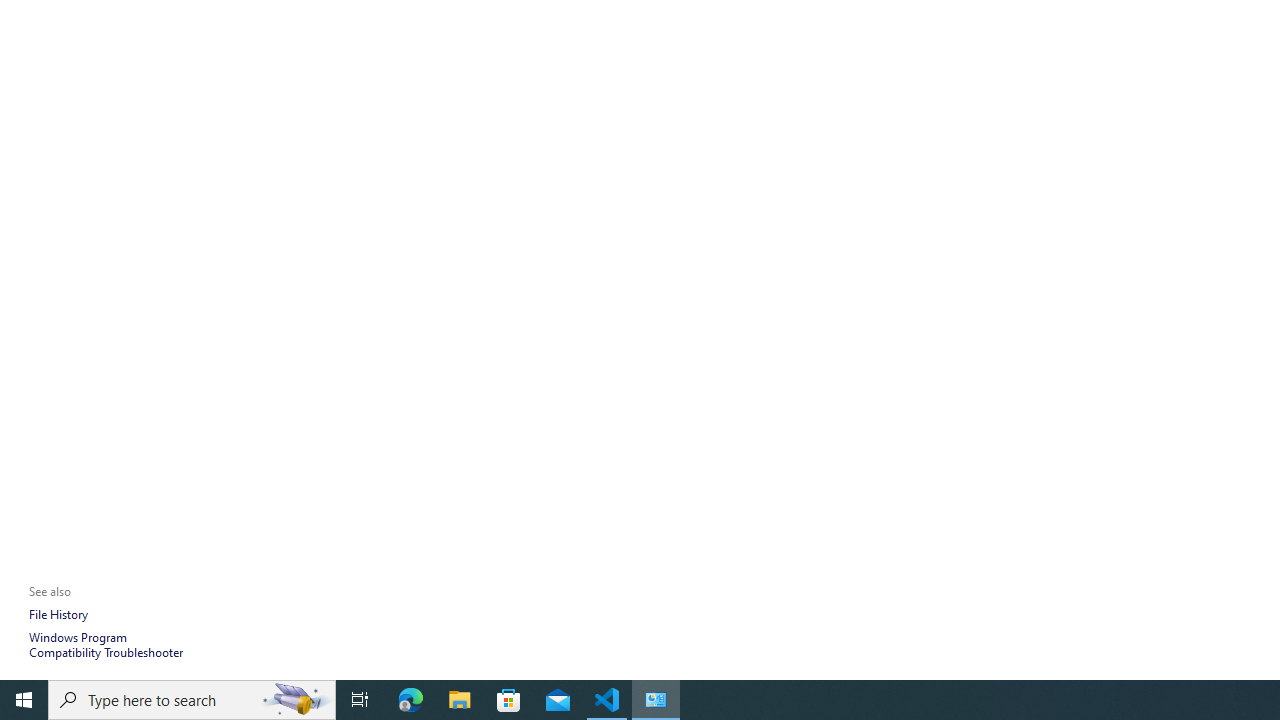 This screenshot has height=720, width=1280. I want to click on 'Control Panel - 1 running window', so click(656, 698).